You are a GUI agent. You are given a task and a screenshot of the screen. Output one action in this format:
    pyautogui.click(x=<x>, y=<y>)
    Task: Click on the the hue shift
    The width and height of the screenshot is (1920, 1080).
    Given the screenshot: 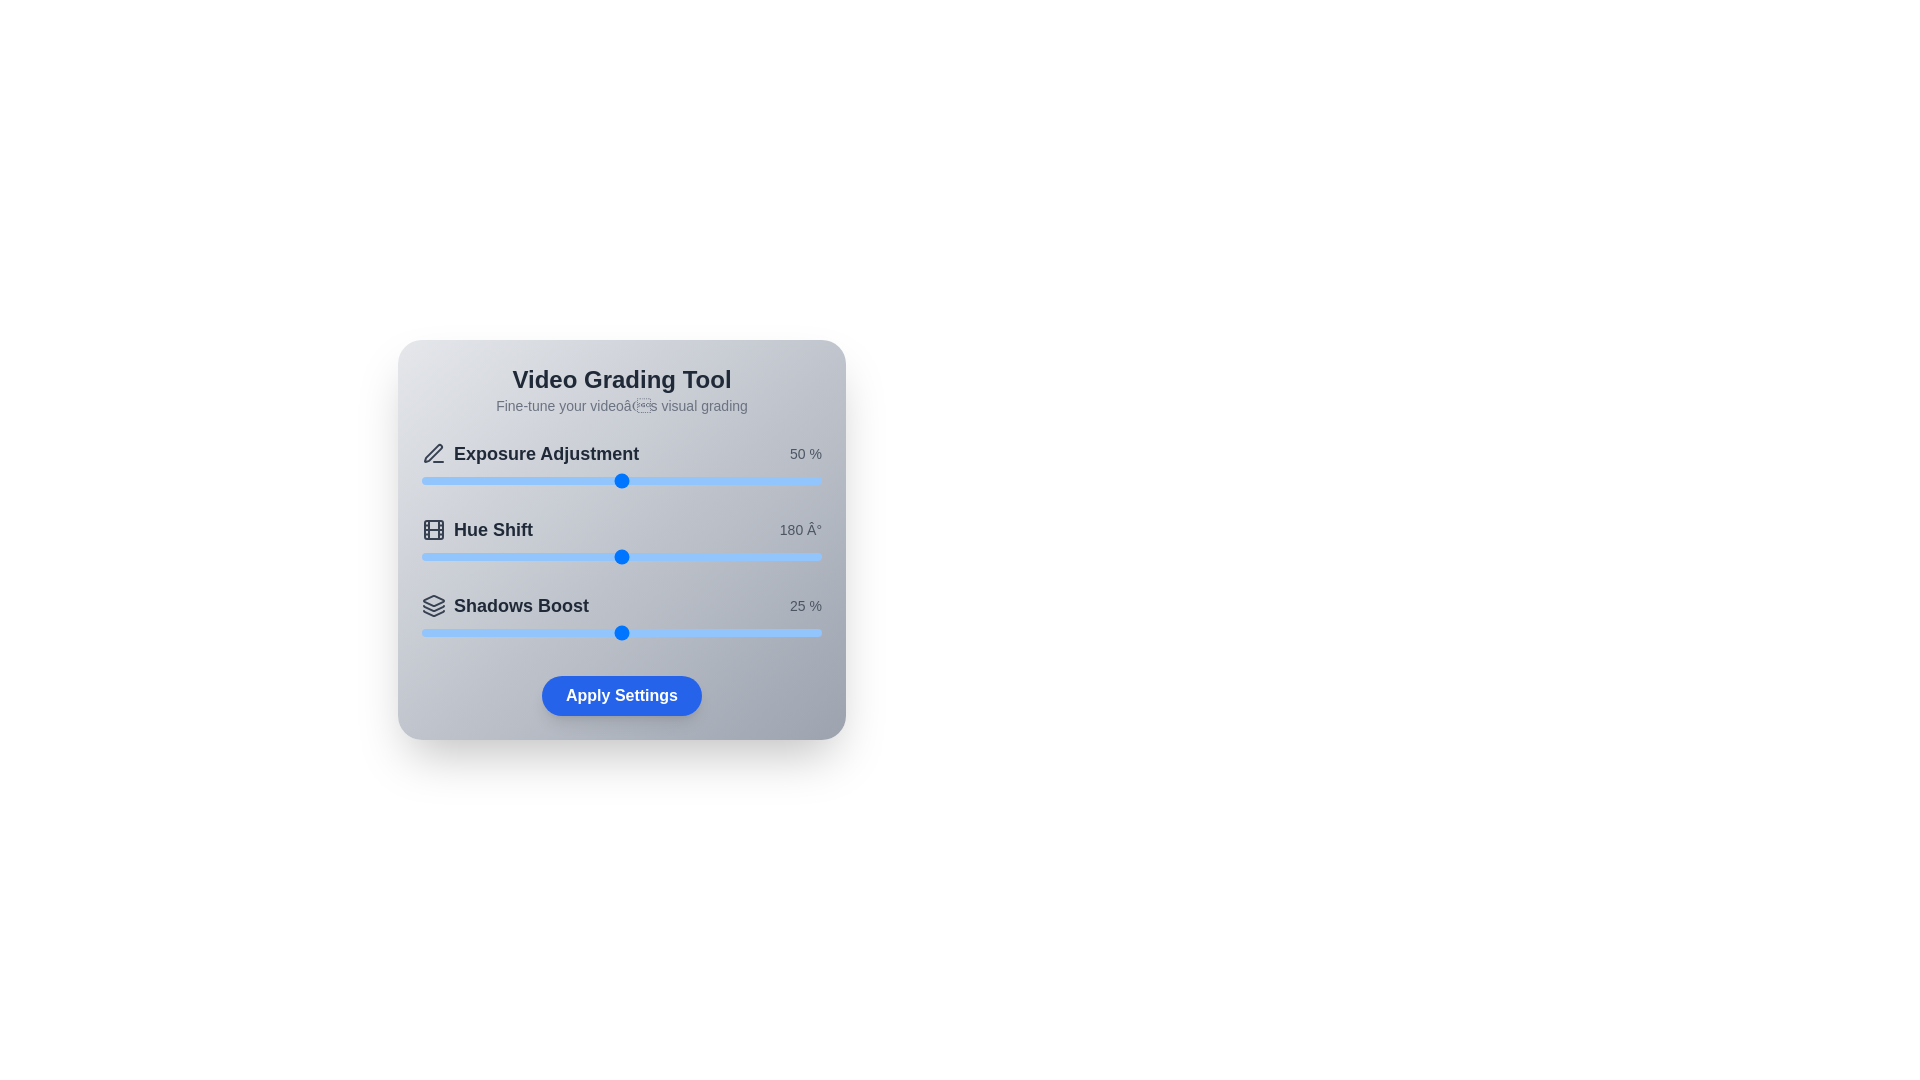 What is the action you would take?
    pyautogui.click(x=666, y=556)
    